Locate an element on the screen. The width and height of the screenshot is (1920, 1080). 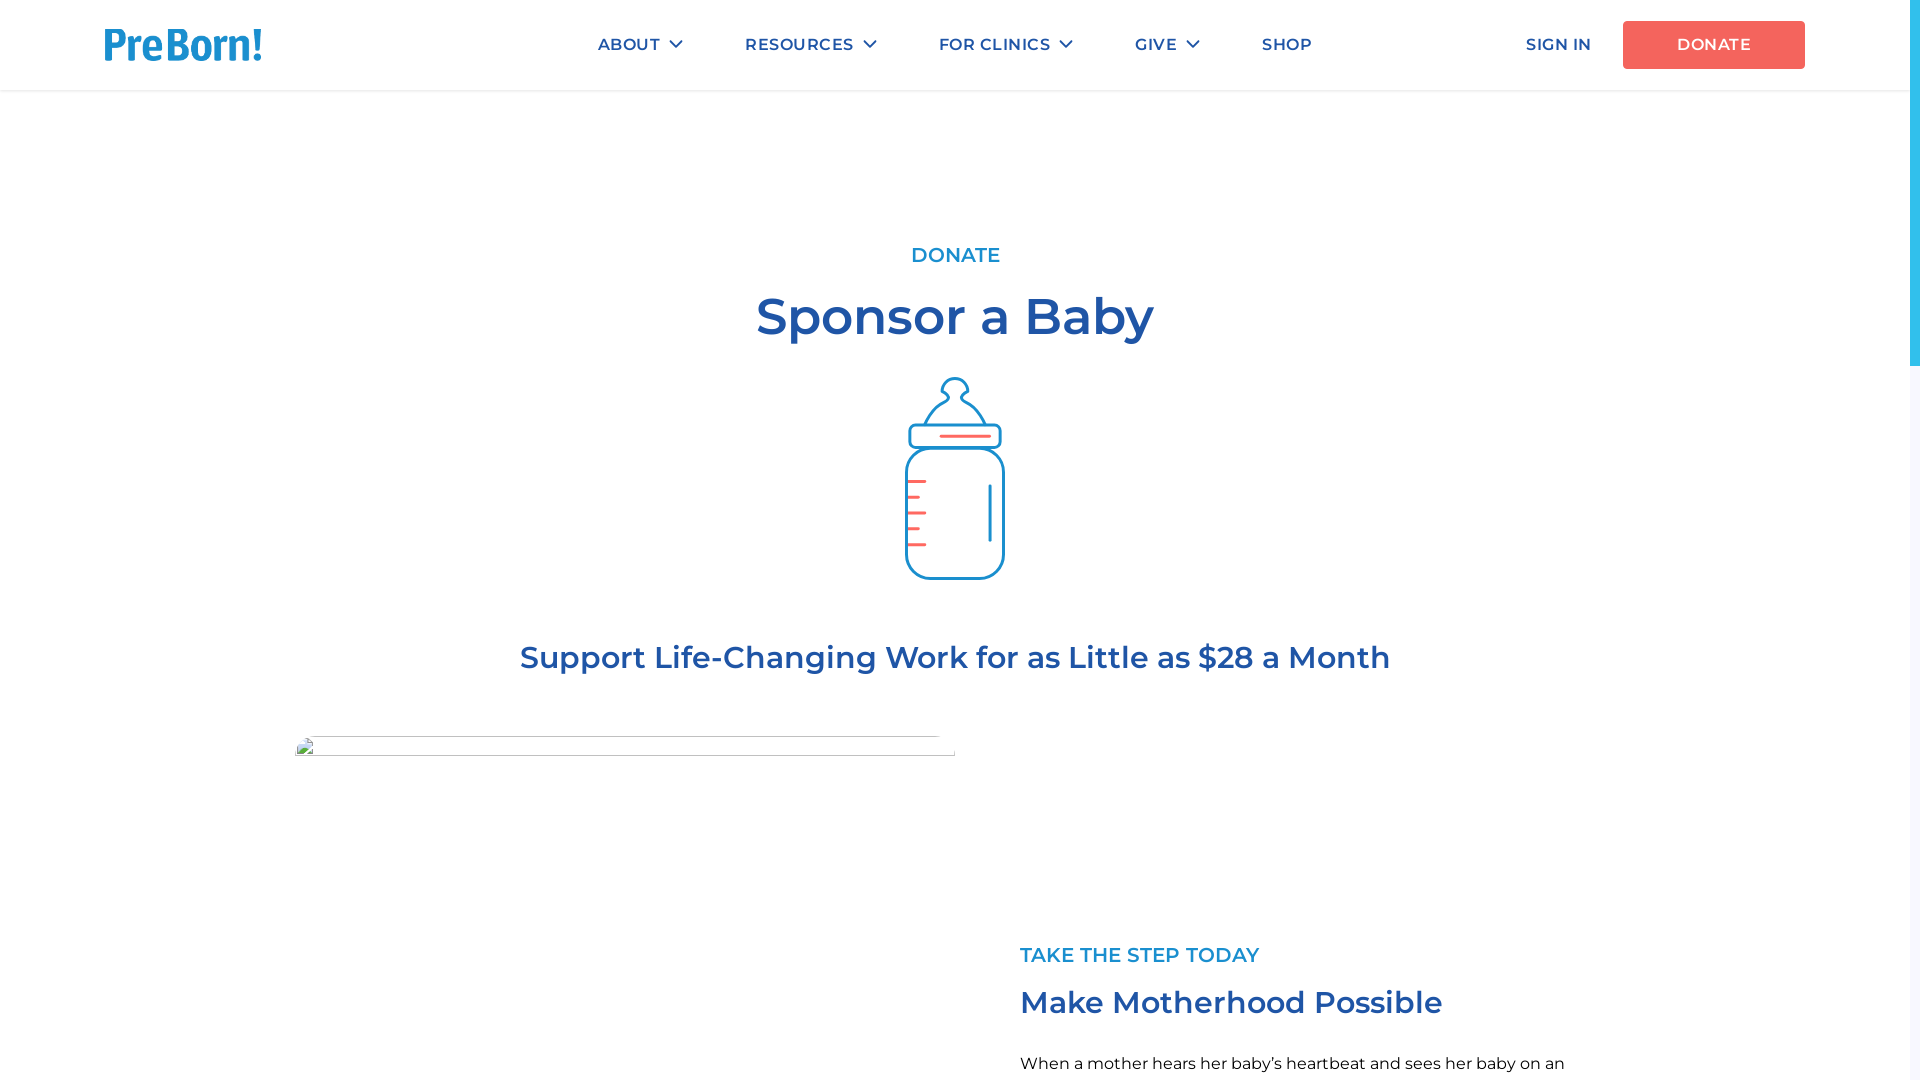
'SHOP' is located at coordinates (1286, 45).